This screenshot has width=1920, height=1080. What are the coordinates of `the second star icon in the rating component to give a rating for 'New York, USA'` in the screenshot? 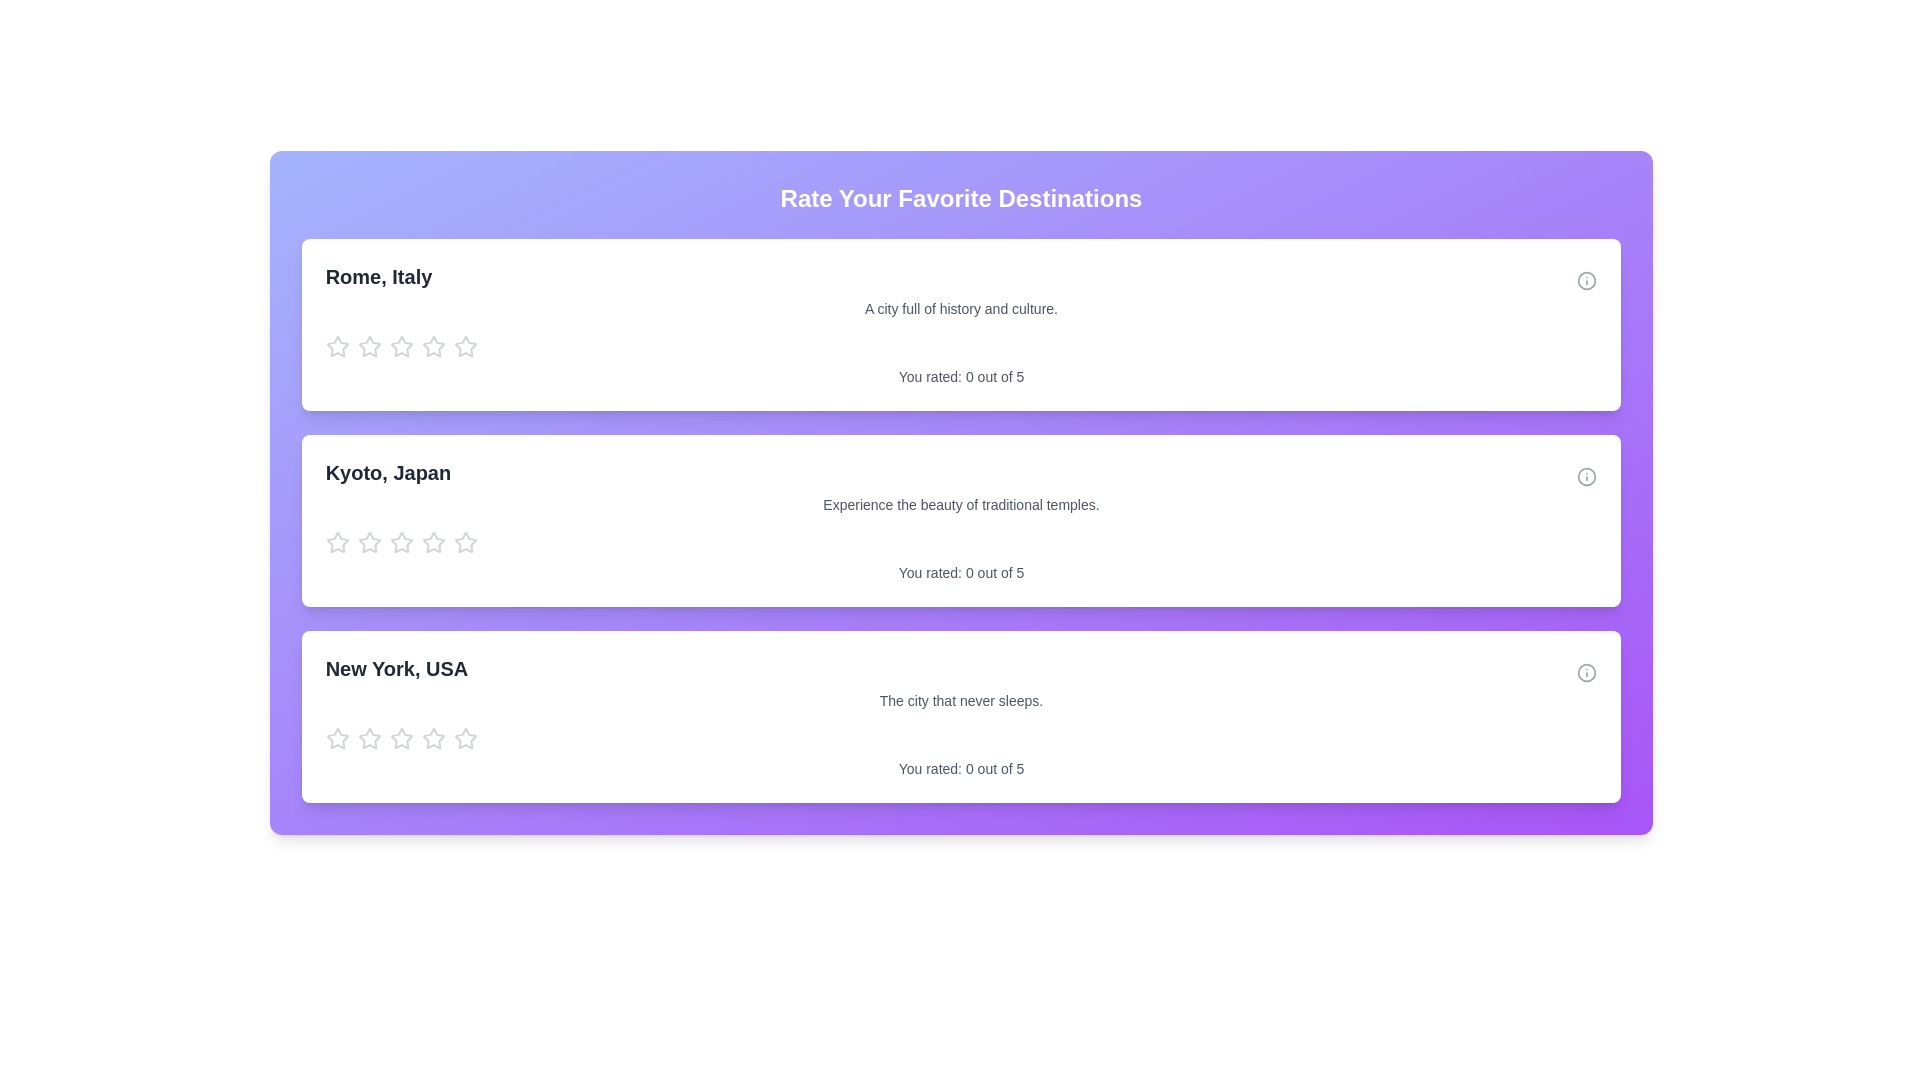 It's located at (400, 738).